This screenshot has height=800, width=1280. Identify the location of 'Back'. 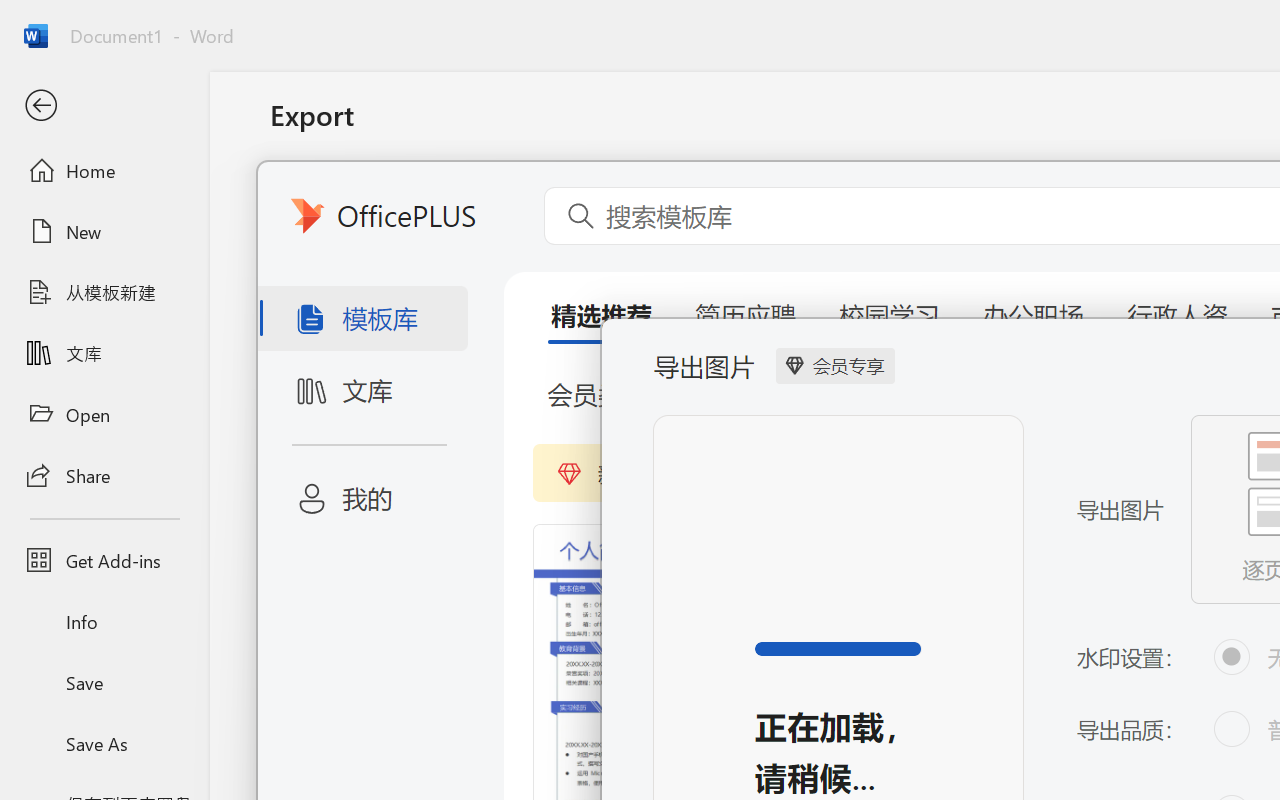
(103, 105).